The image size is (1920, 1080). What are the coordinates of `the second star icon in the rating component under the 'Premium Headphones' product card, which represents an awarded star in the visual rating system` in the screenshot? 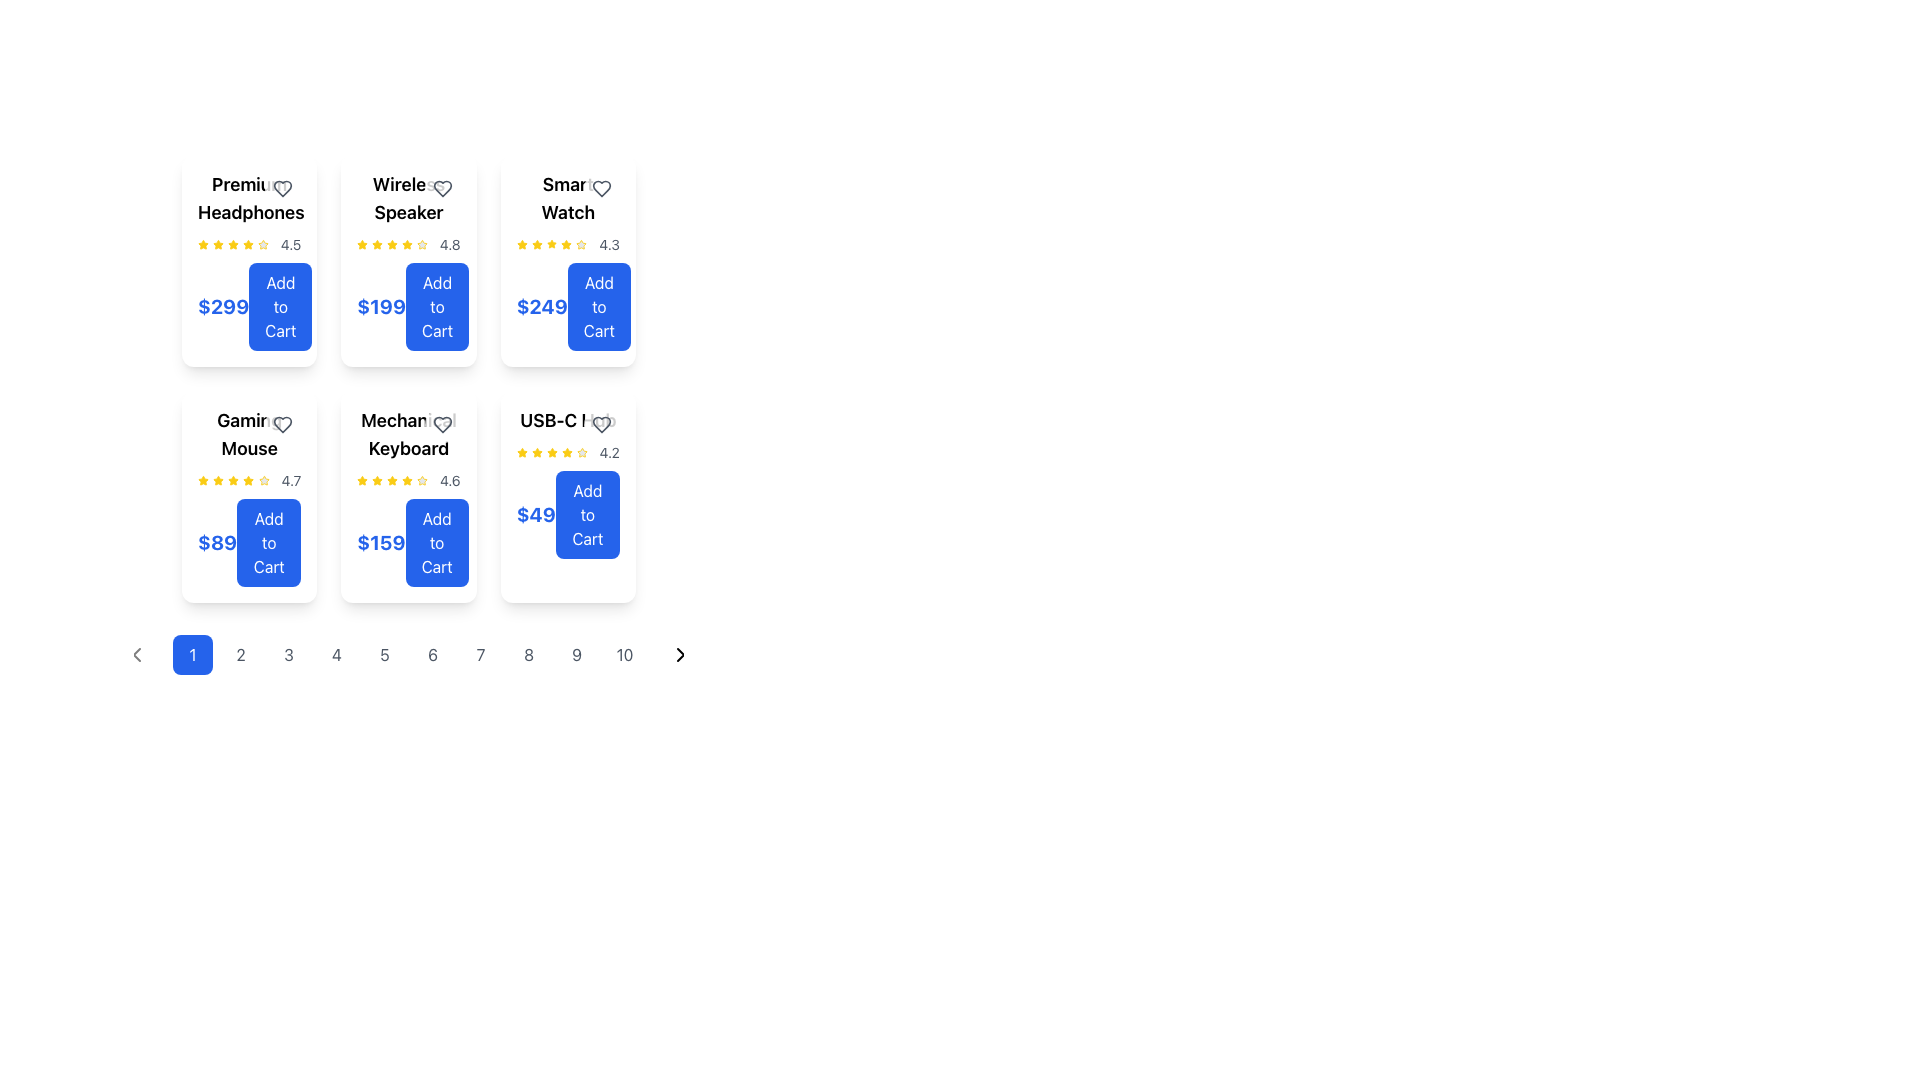 It's located at (233, 243).